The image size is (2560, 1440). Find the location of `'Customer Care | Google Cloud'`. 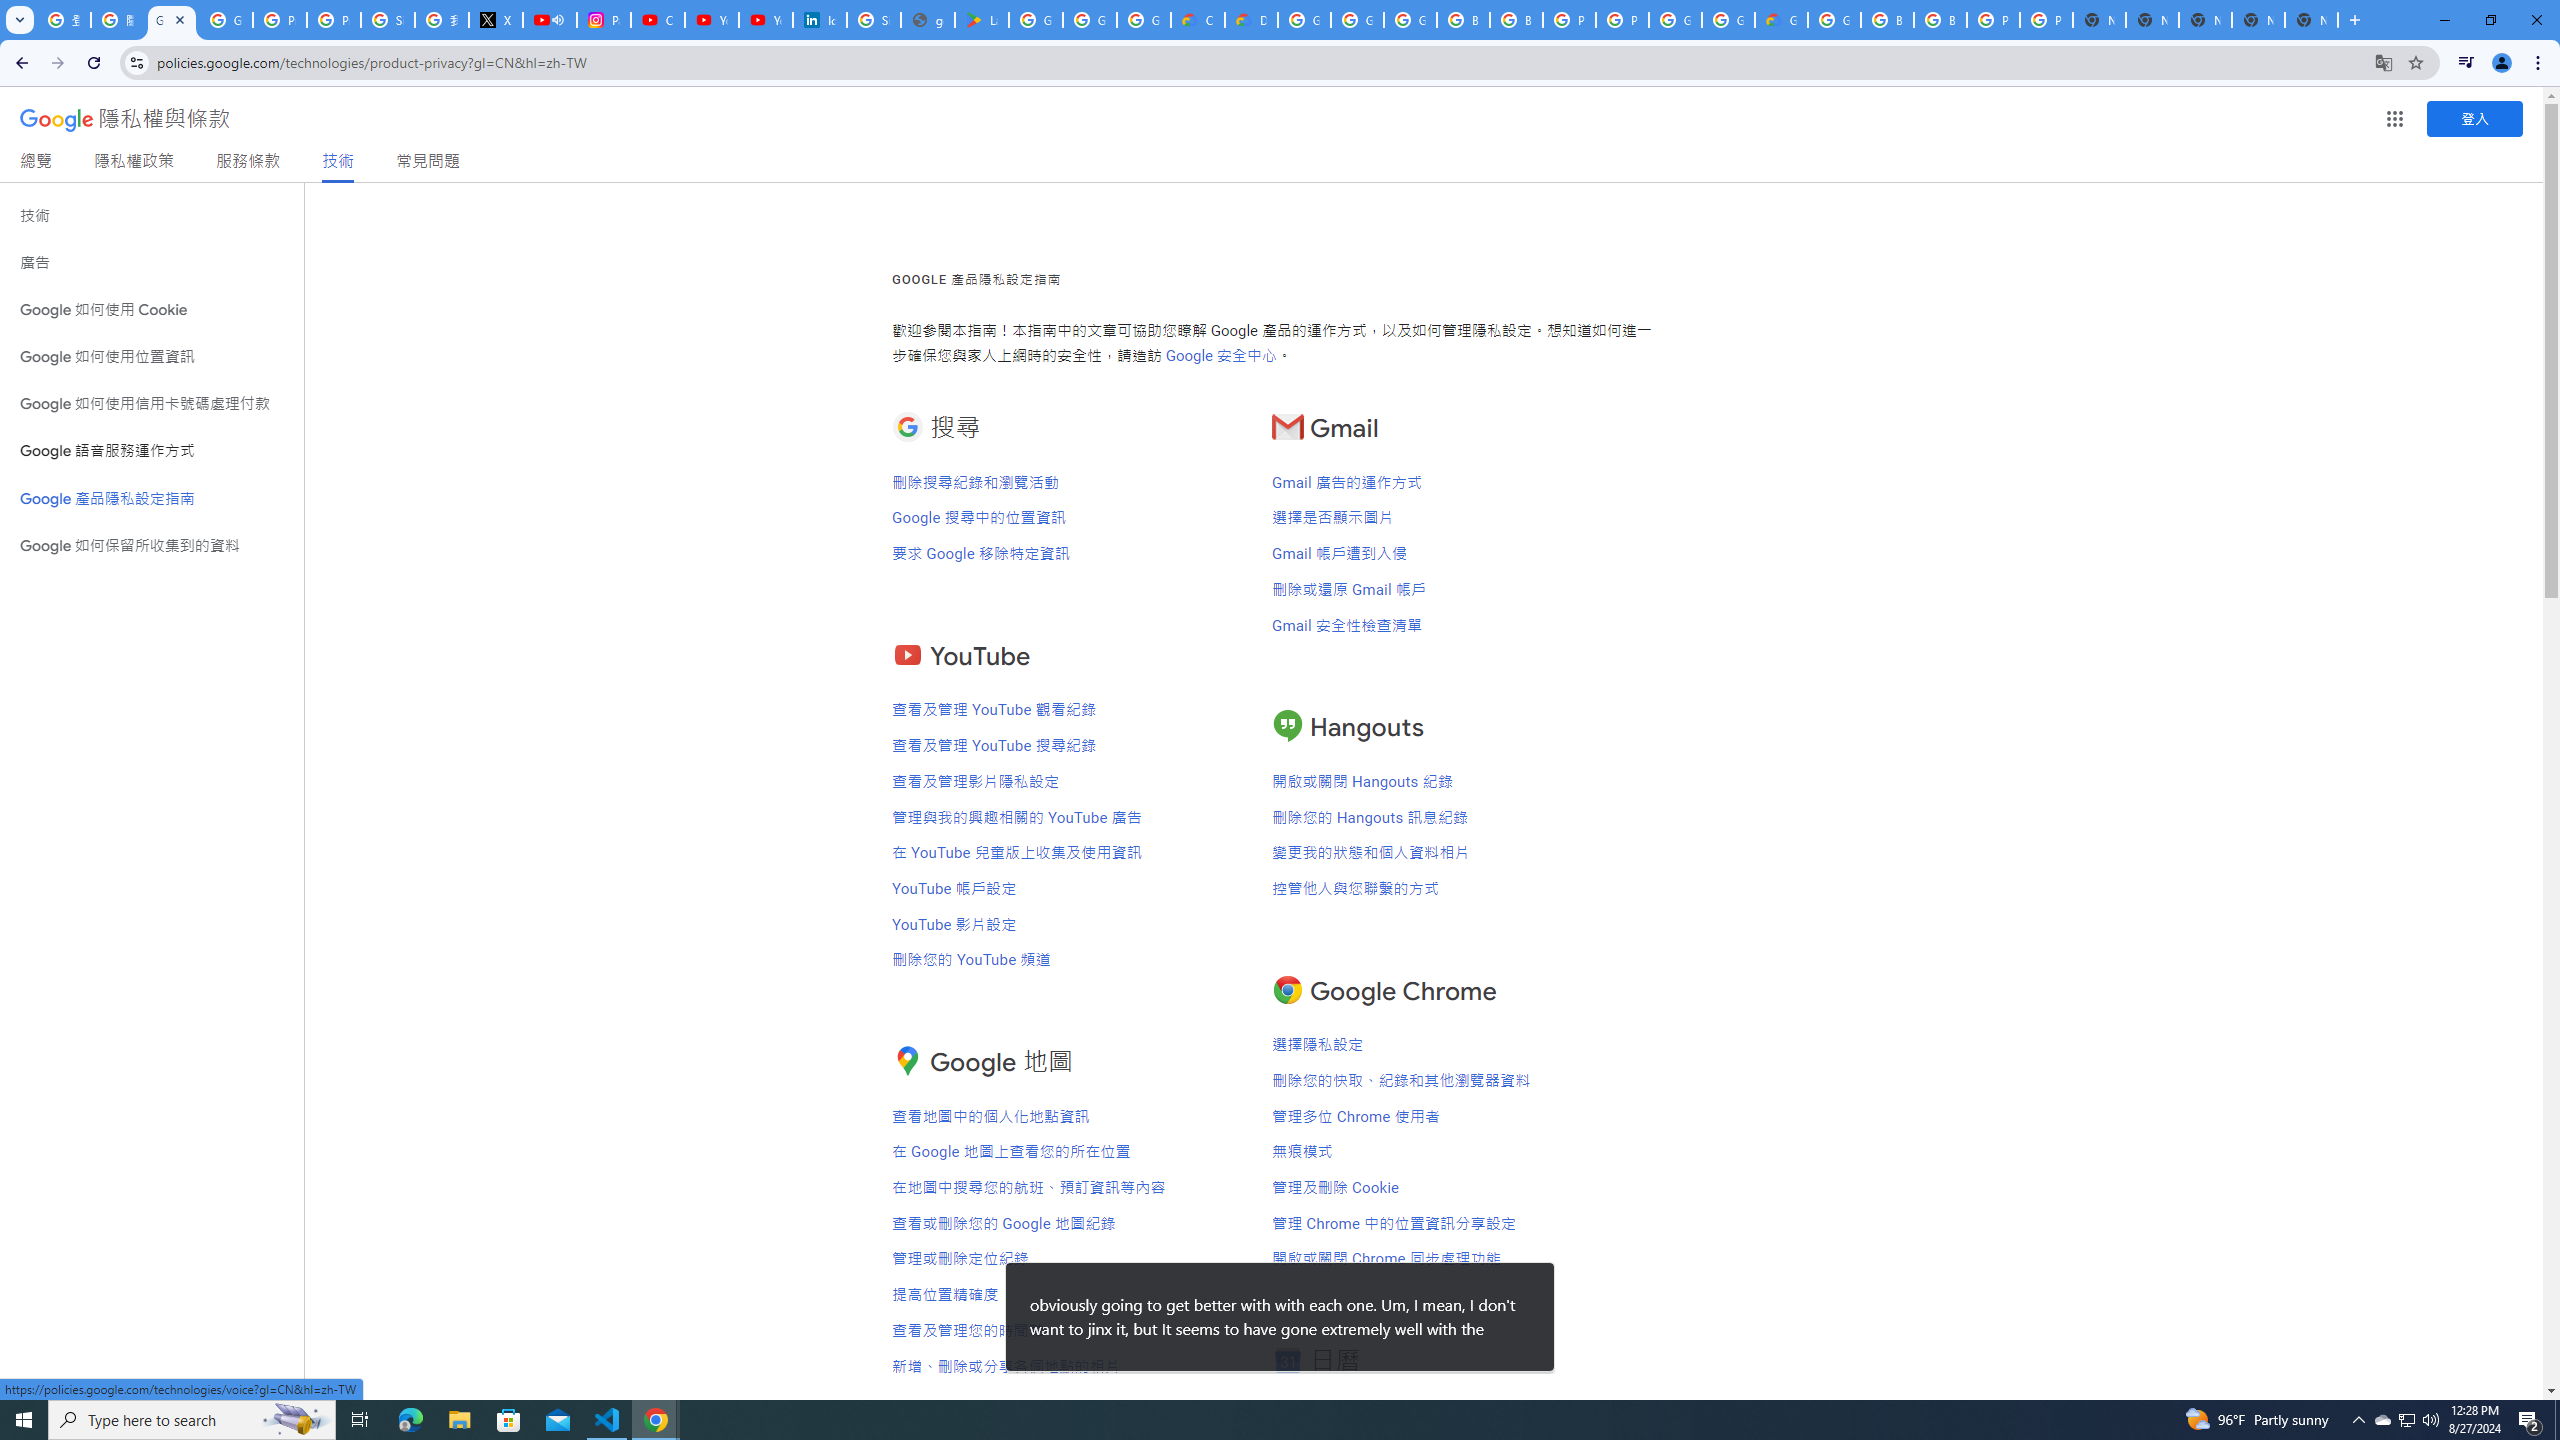

'Customer Care | Google Cloud' is located at coordinates (1198, 19).